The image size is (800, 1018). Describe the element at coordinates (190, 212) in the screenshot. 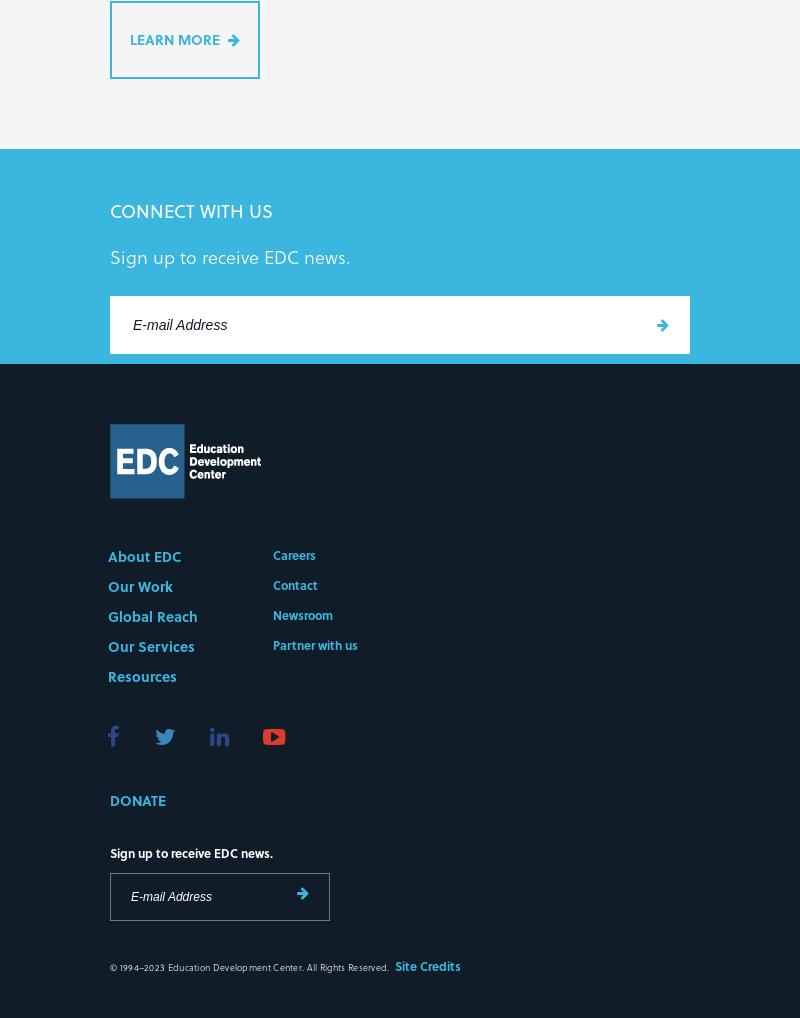

I see `'Connect with Us'` at that location.